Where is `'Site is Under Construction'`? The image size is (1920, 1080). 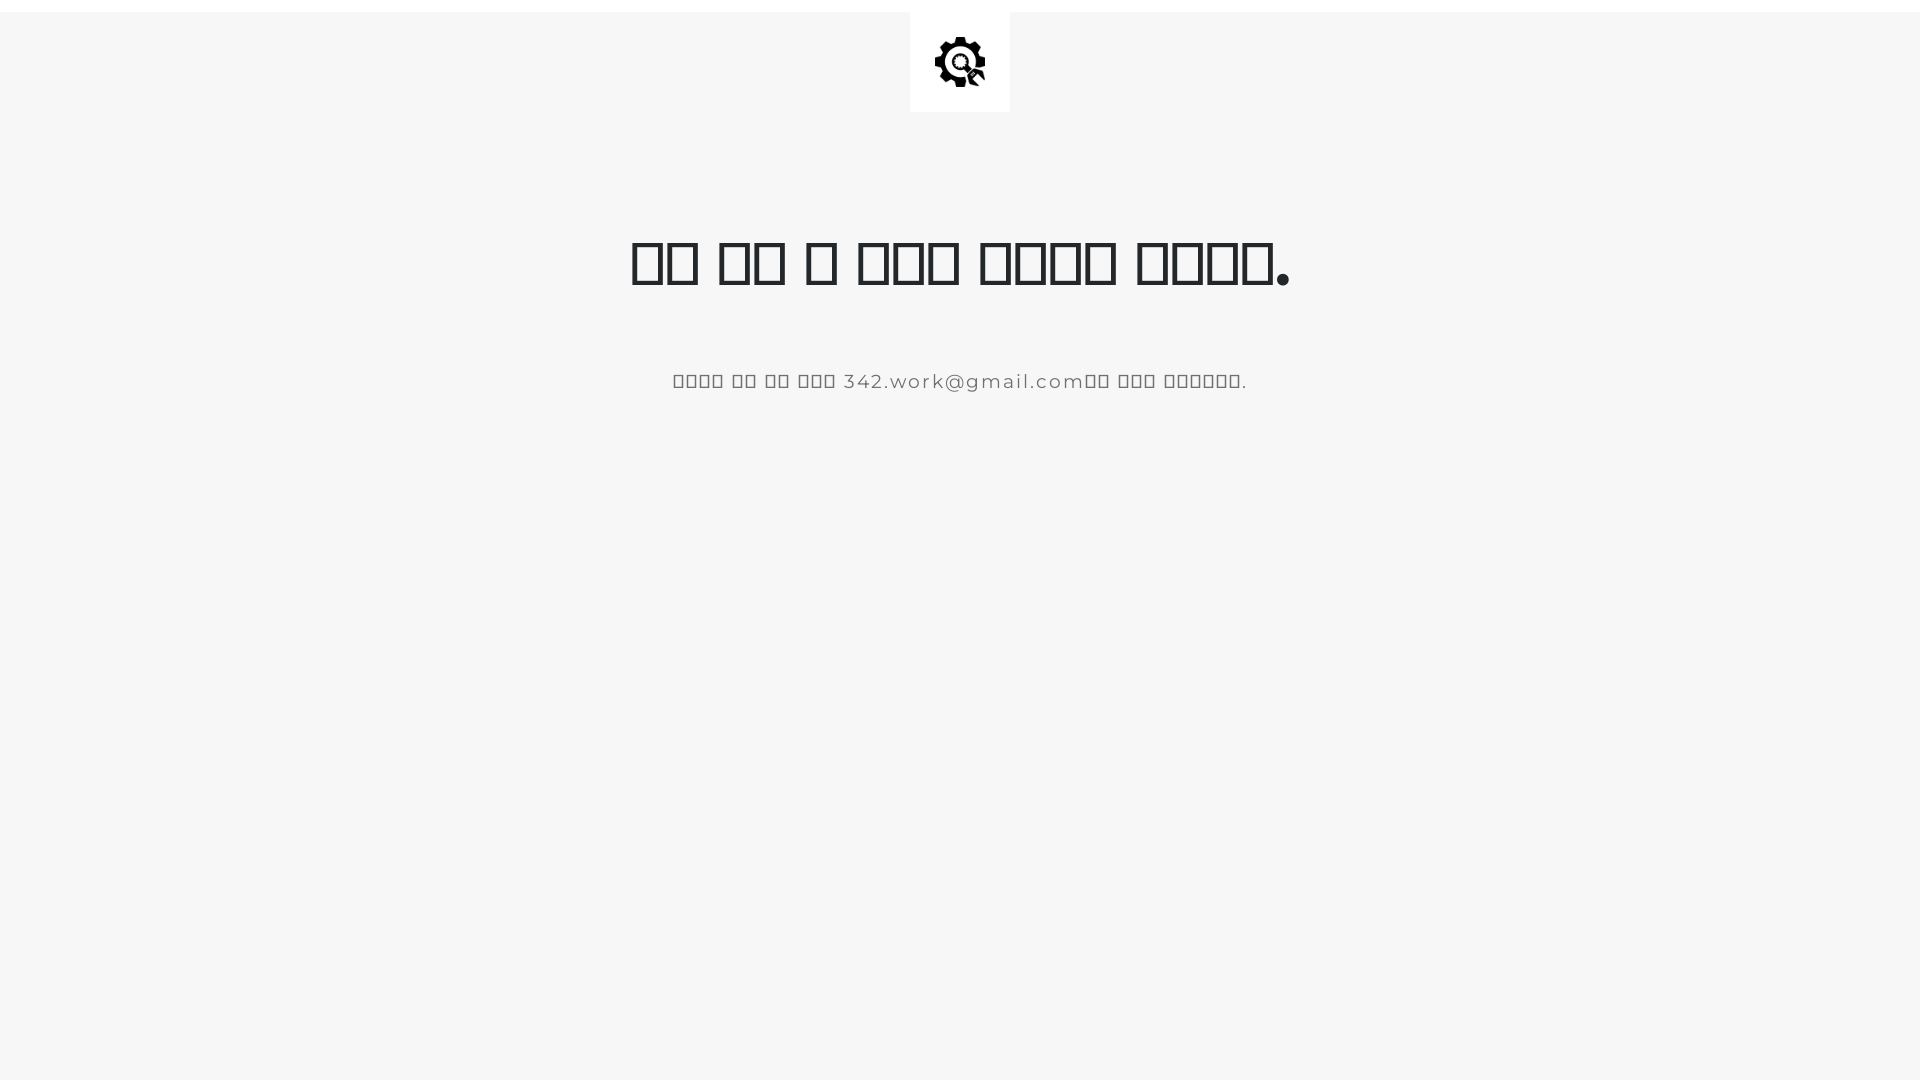
'Site is Under Construction' is located at coordinates (960, 60).